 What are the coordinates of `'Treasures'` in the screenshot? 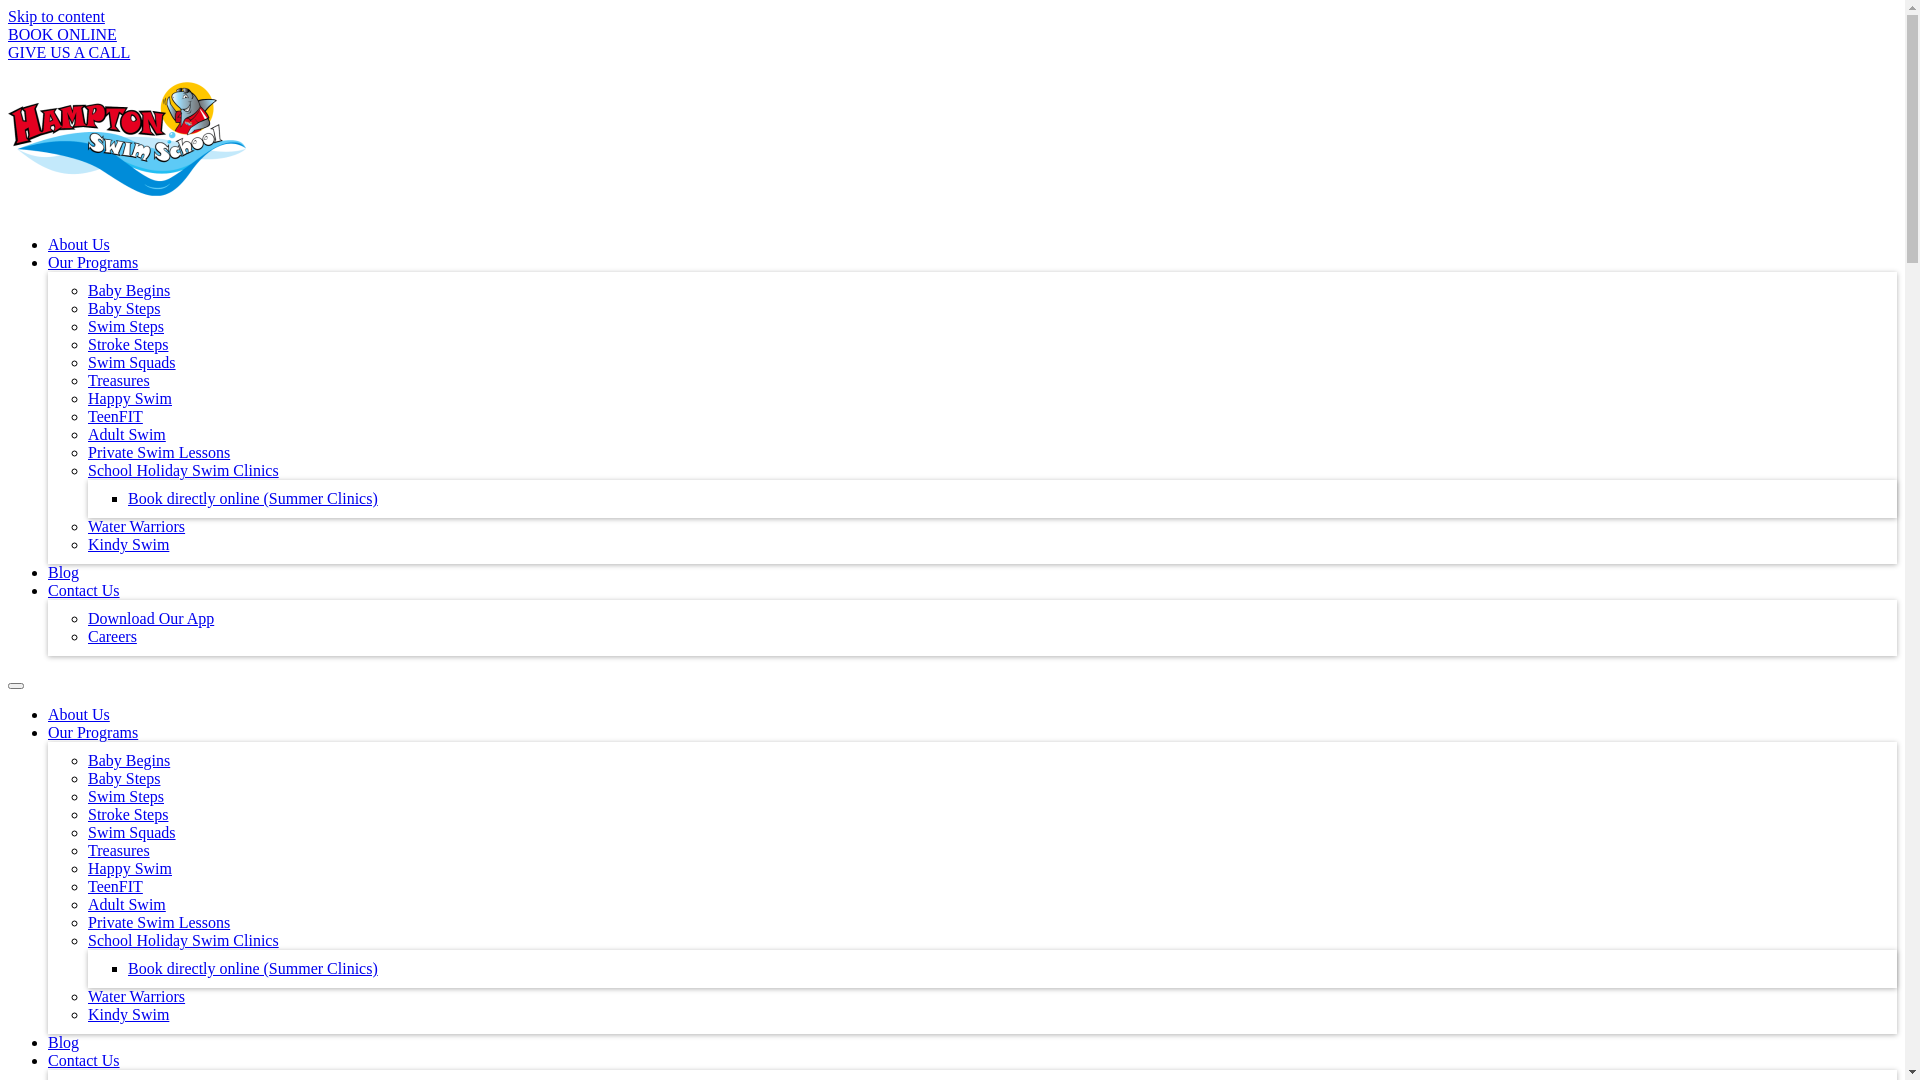 It's located at (118, 850).